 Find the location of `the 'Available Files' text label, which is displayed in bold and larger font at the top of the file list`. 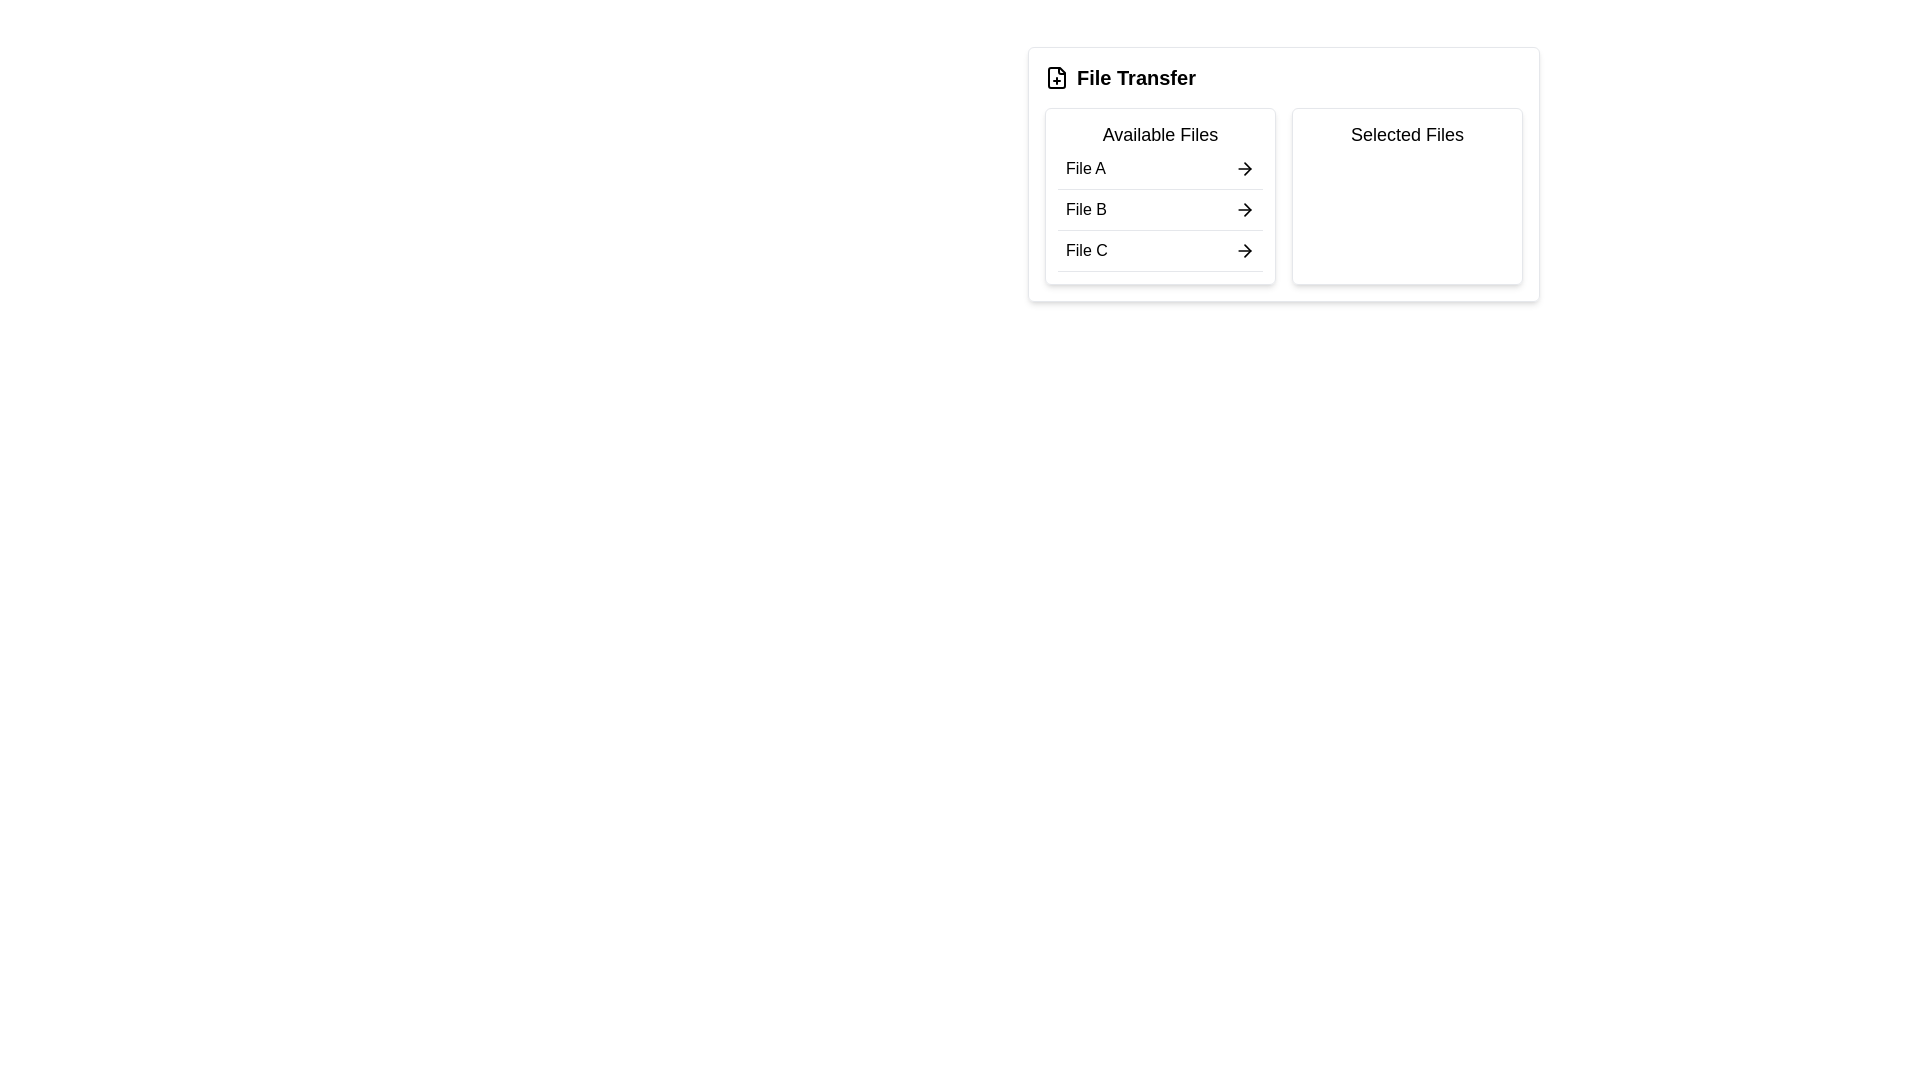

the 'Available Files' text label, which is displayed in bold and larger font at the top of the file list is located at coordinates (1160, 135).